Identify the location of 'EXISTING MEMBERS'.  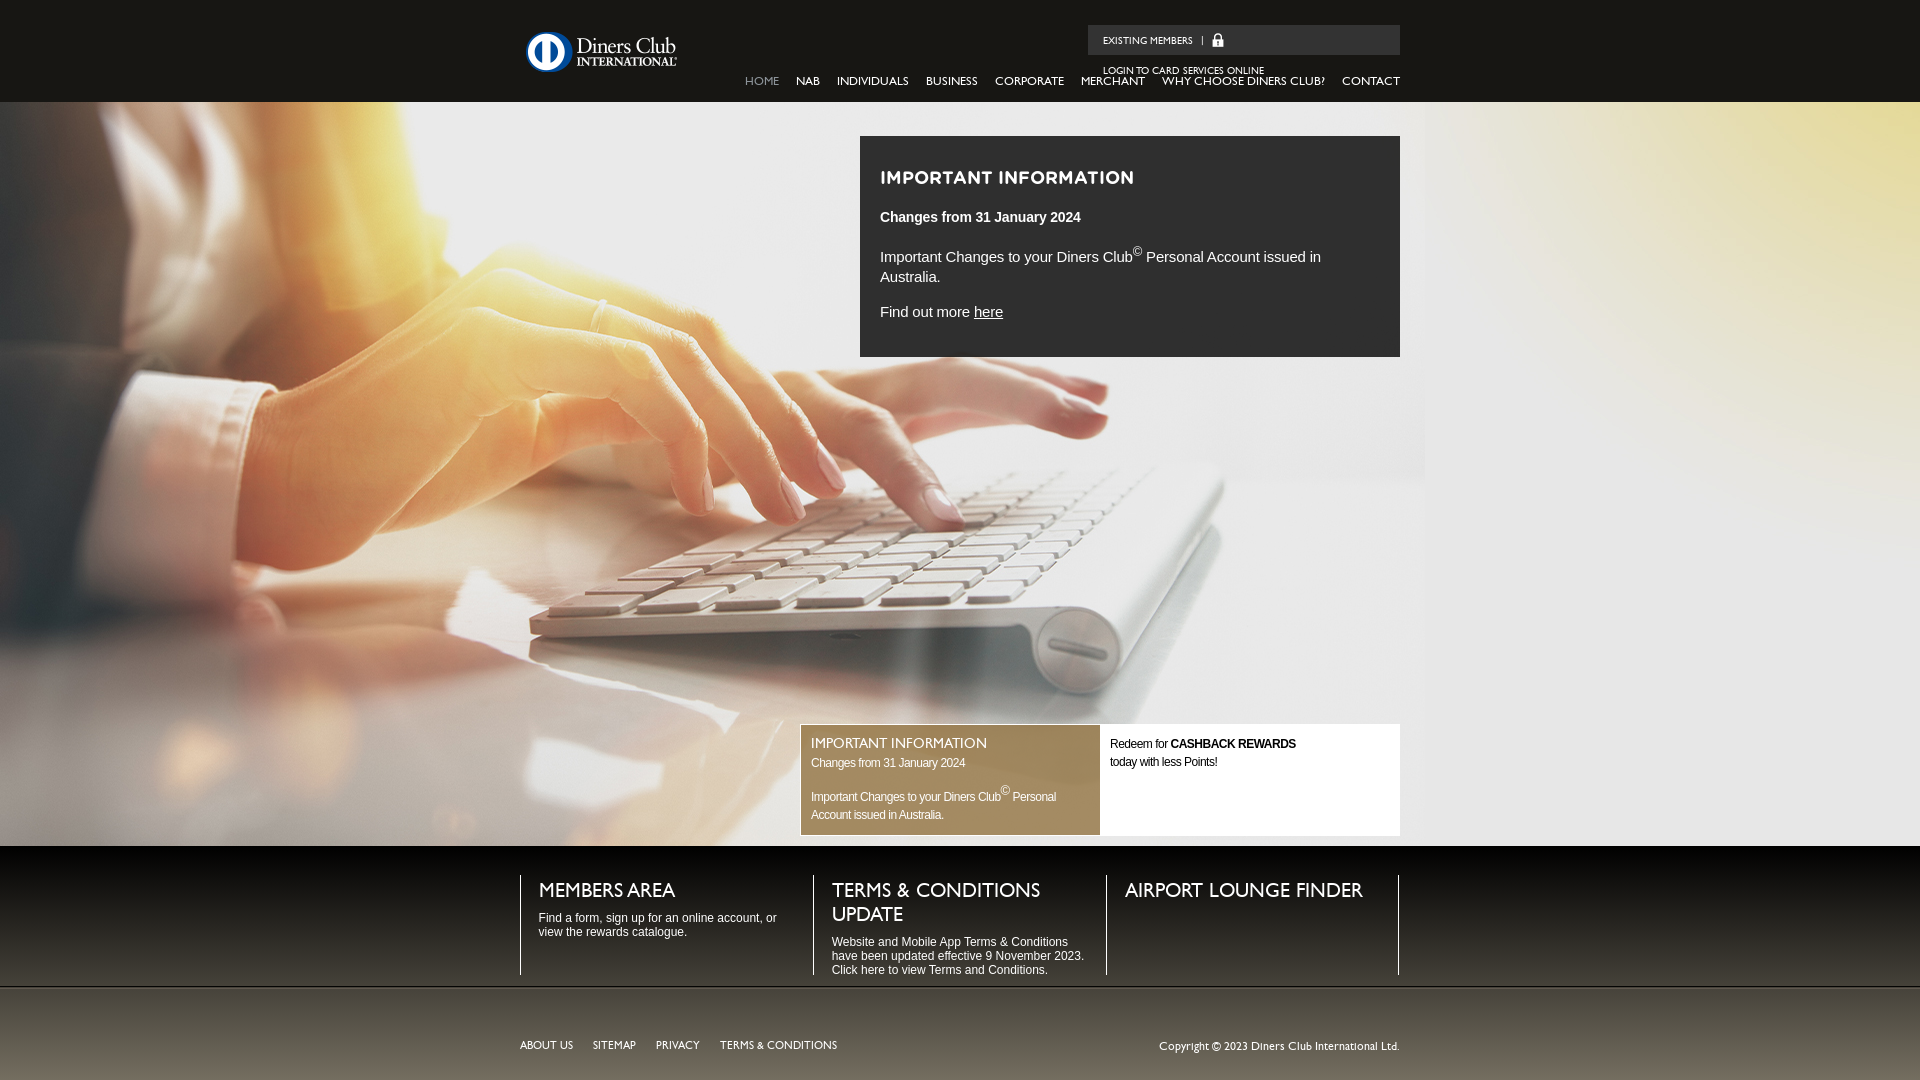
(1147, 41).